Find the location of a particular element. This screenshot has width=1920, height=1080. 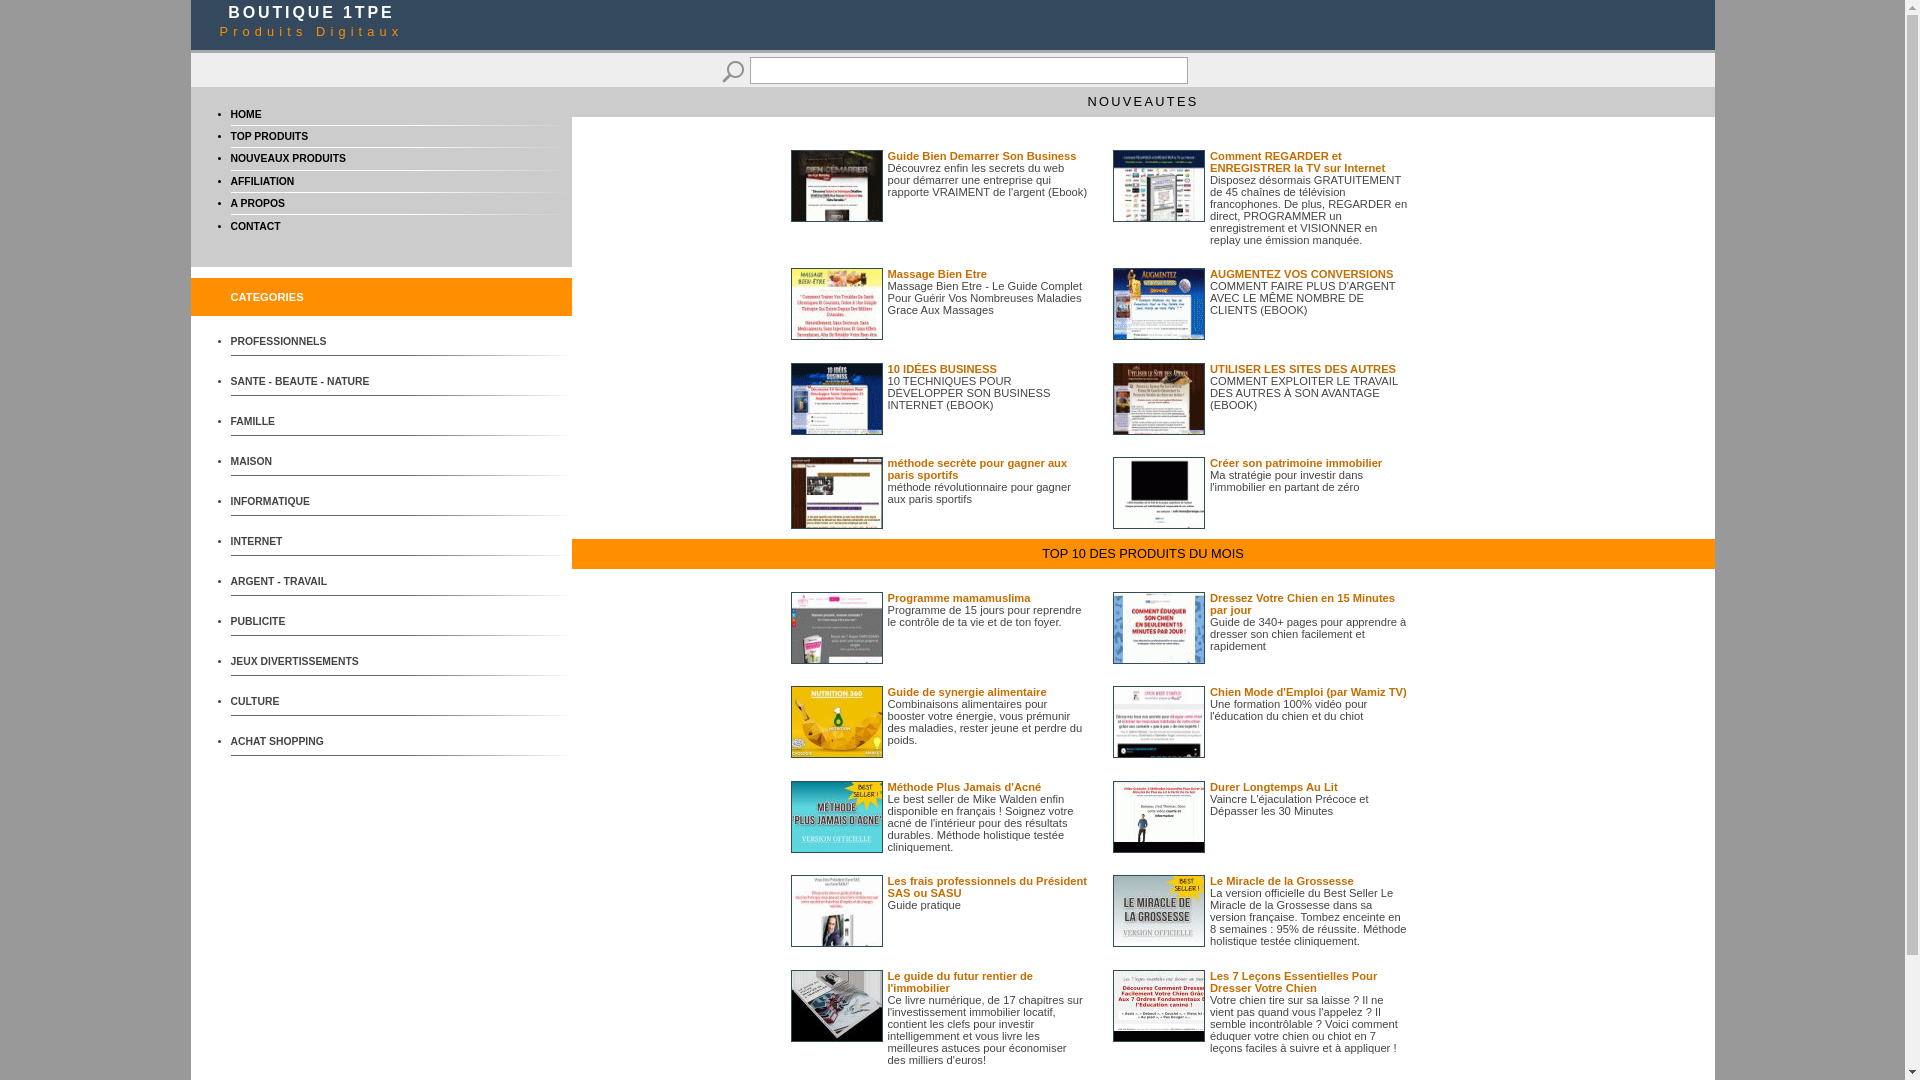

'ARGENT - TRAVAIL' is located at coordinates (304, 581).